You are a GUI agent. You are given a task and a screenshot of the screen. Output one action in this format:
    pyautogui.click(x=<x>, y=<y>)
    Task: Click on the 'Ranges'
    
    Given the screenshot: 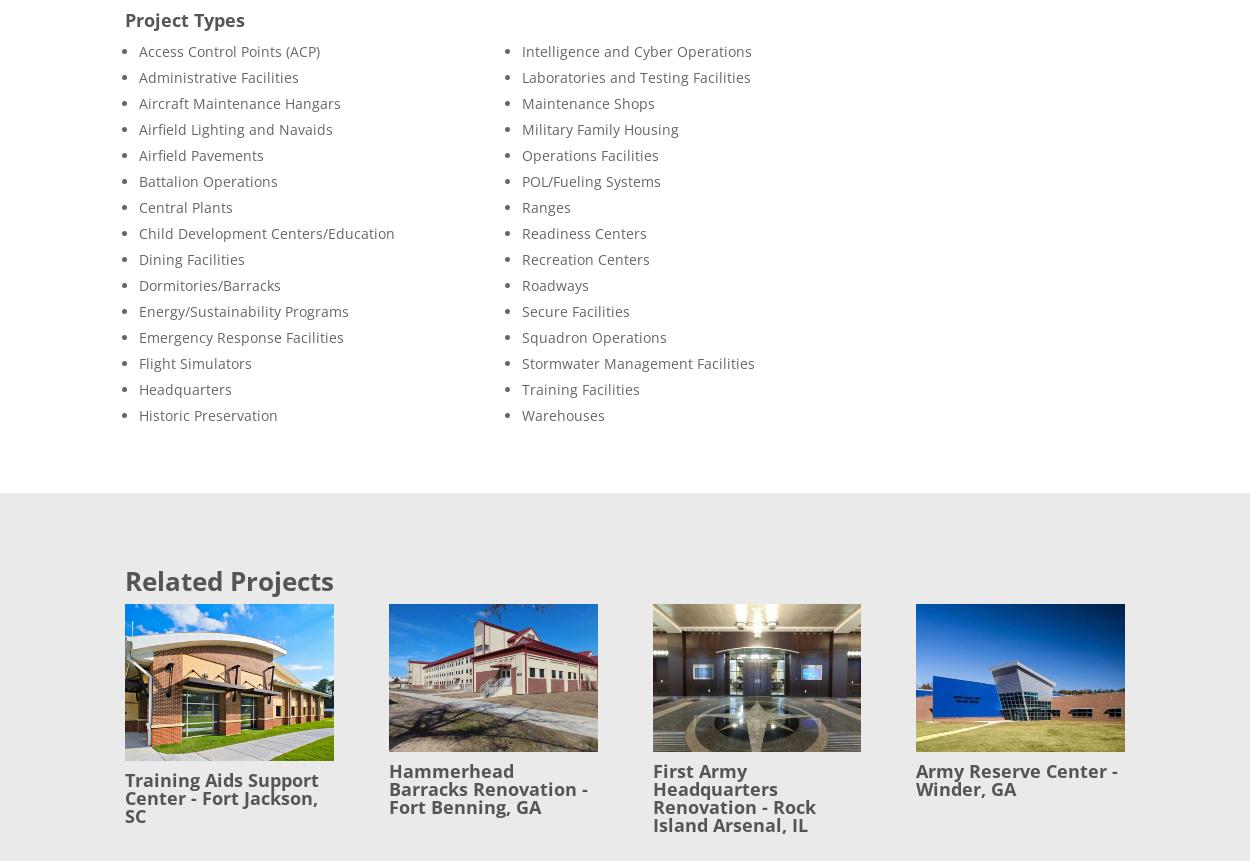 What is the action you would take?
    pyautogui.click(x=545, y=206)
    